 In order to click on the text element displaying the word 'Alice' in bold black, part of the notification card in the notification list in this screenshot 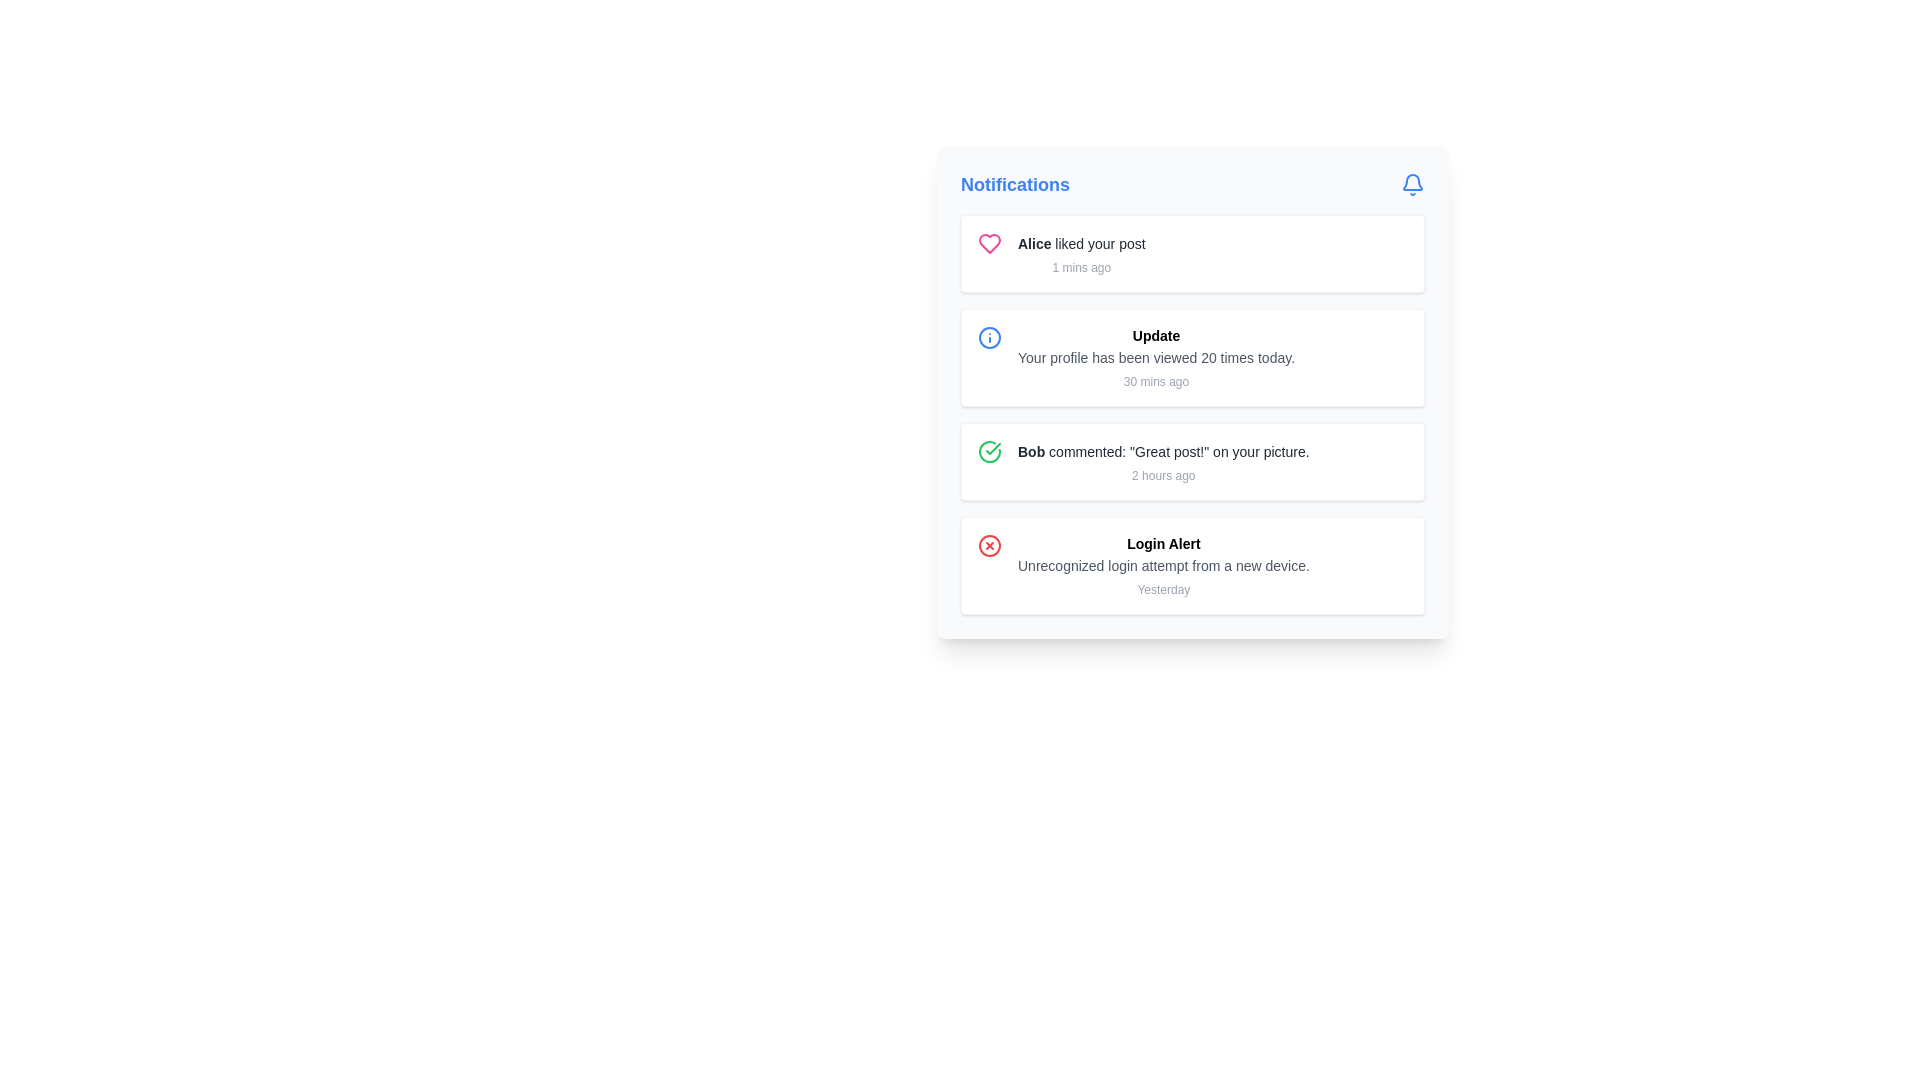, I will do `click(1034, 242)`.